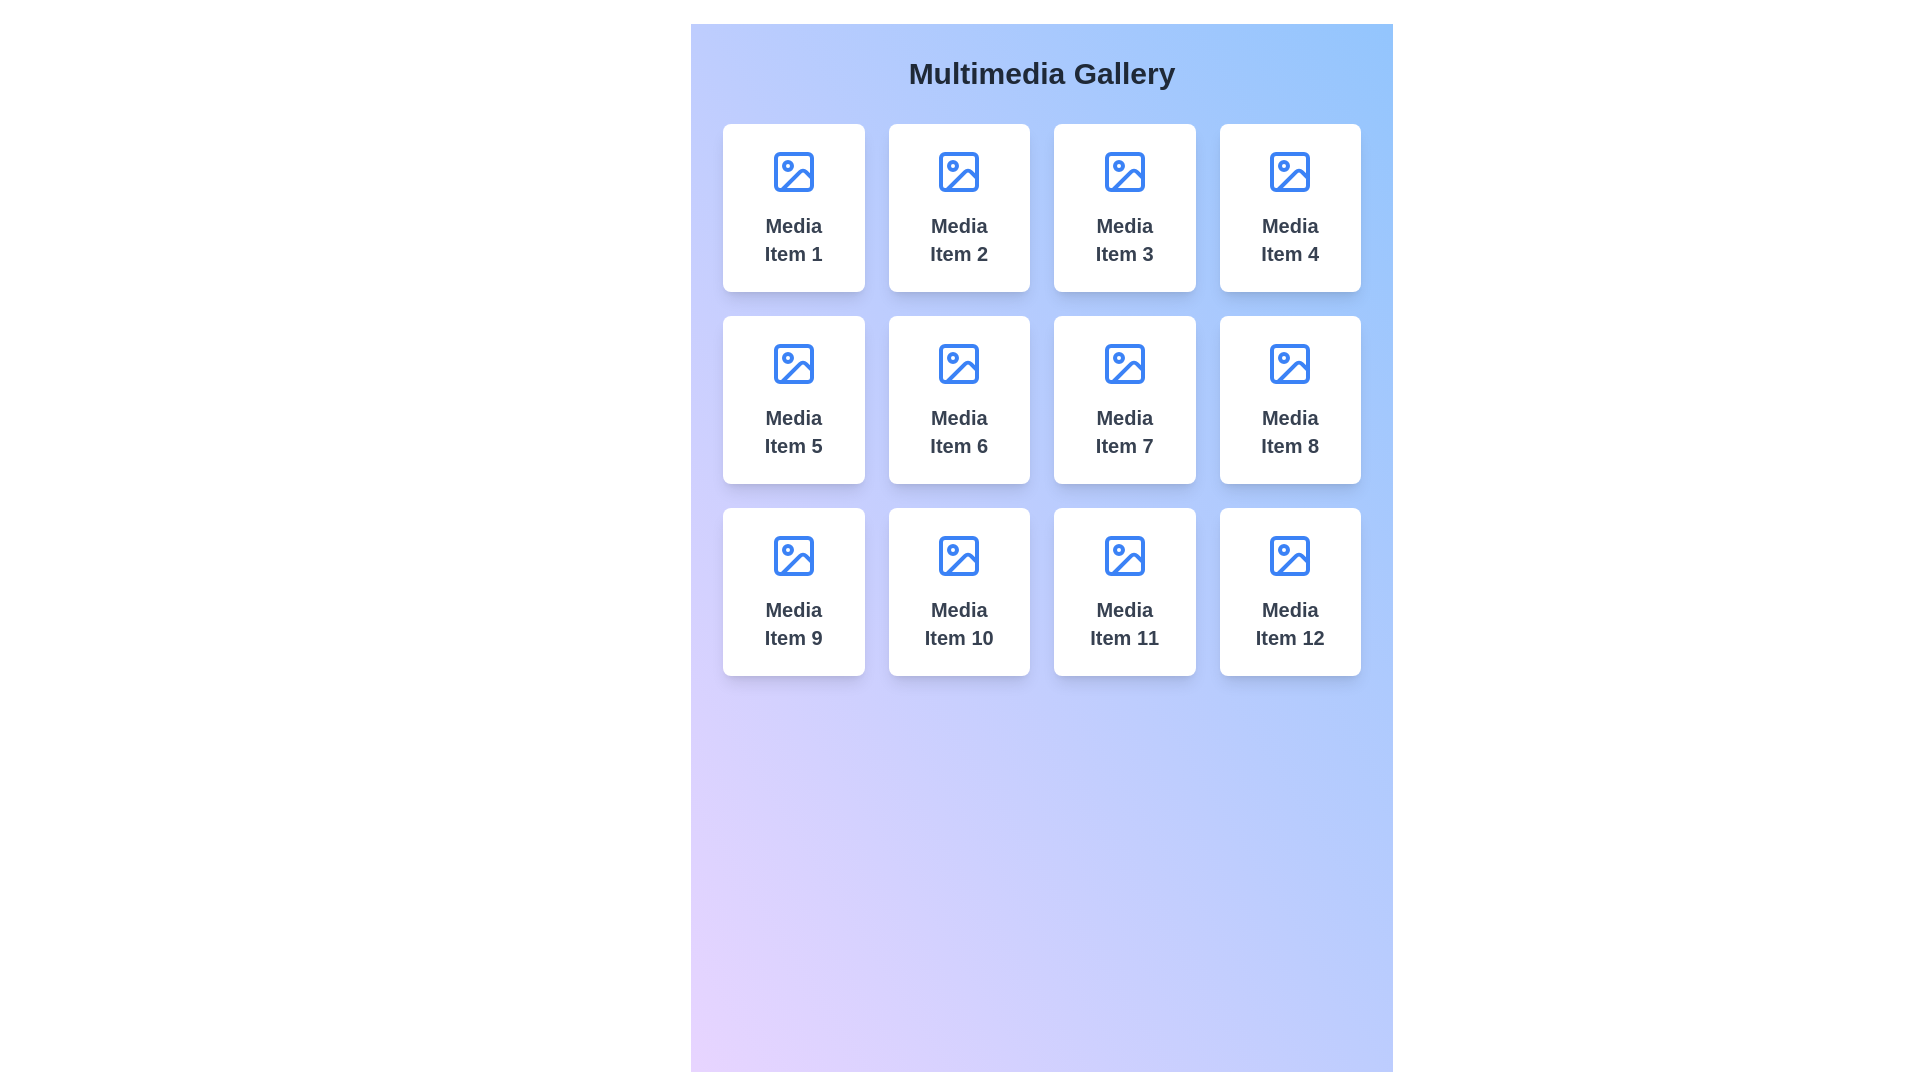 The image size is (1920, 1080). I want to click on the blue square-shaped decorative graphical component with rounded corners, located in the upper-left corner of the media placeholder icon of the card labeled 'Media Item 2' in the multimedia gallery, so click(958, 171).